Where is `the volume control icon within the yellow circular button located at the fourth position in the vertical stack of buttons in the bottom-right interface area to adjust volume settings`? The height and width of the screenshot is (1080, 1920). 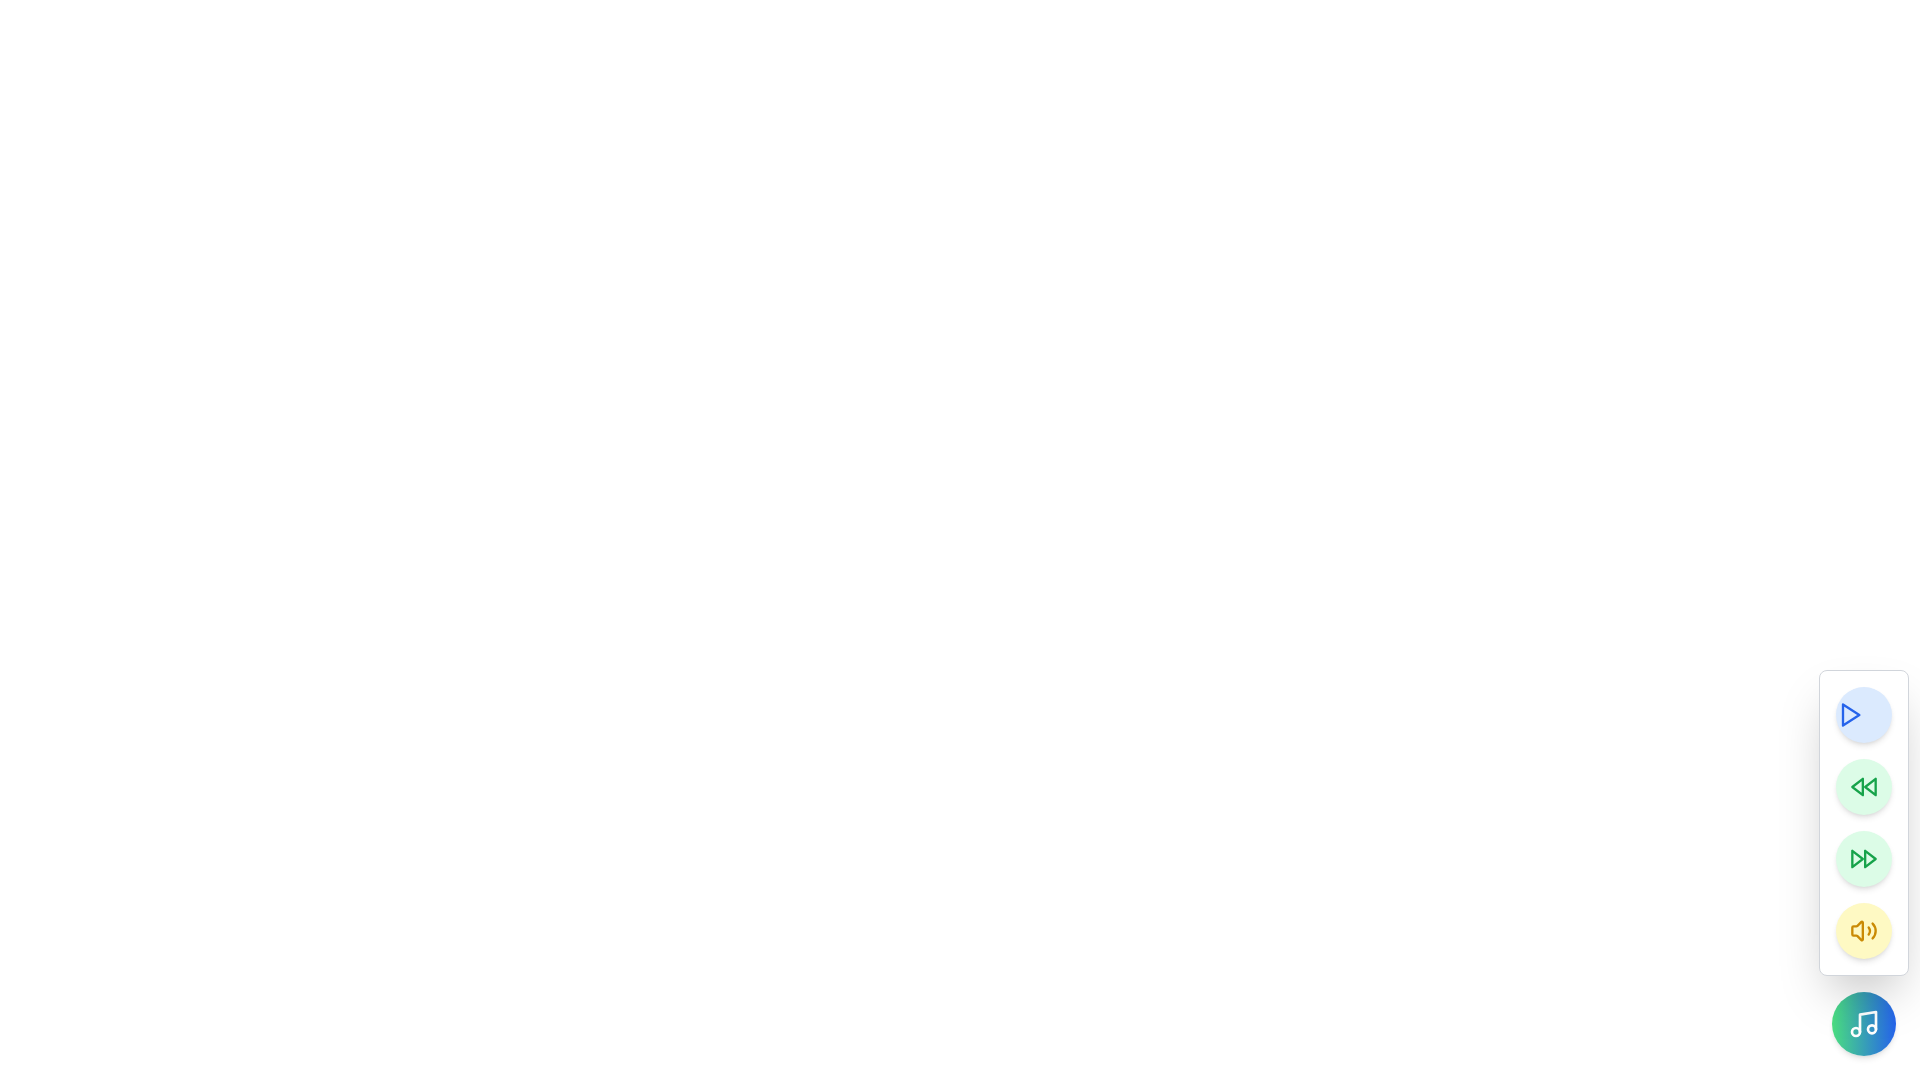
the volume control icon within the yellow circular button located at the fourth position in the vertical stack of buttons in the bottom-right interface area to adjust volume settings is located at coordinates (1862, 930).